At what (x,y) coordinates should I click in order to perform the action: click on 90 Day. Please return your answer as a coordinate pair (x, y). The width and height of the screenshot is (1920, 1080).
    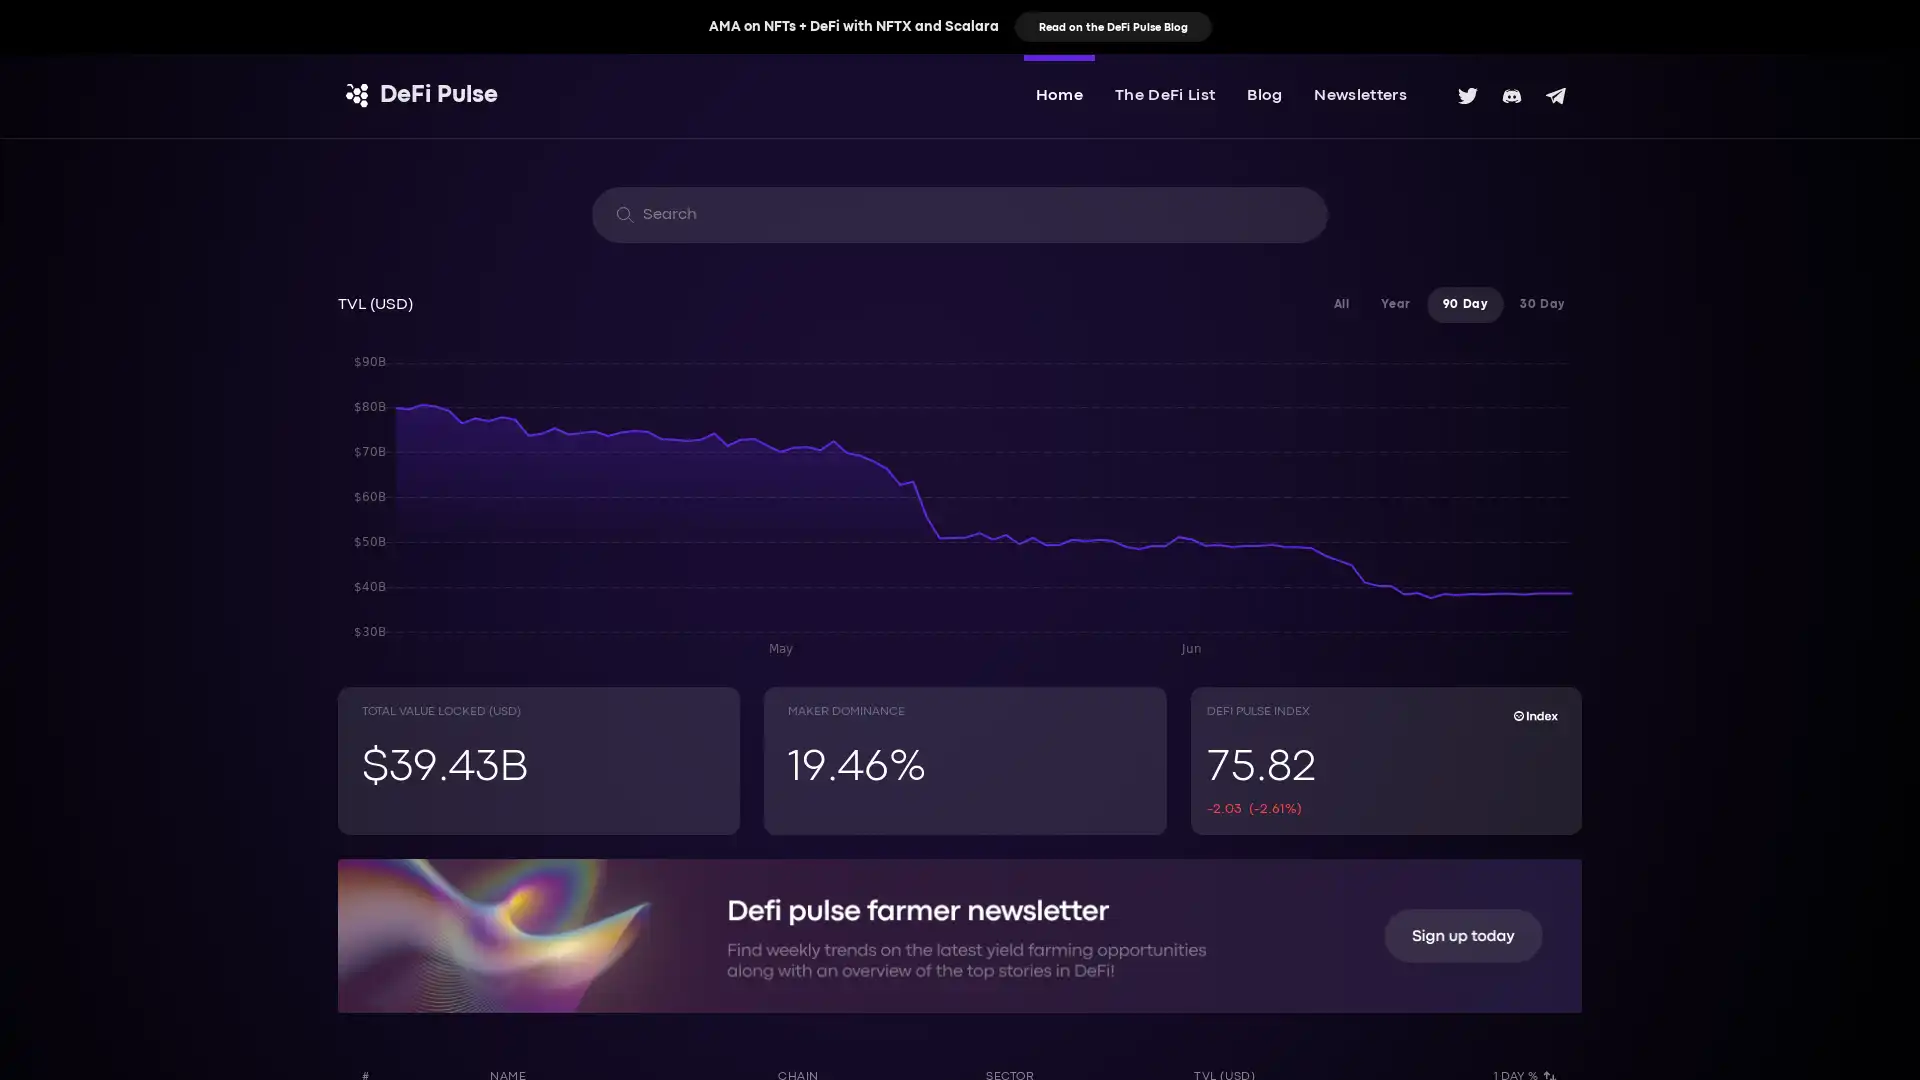
    Looking at the image, I should click on (1464, 304).